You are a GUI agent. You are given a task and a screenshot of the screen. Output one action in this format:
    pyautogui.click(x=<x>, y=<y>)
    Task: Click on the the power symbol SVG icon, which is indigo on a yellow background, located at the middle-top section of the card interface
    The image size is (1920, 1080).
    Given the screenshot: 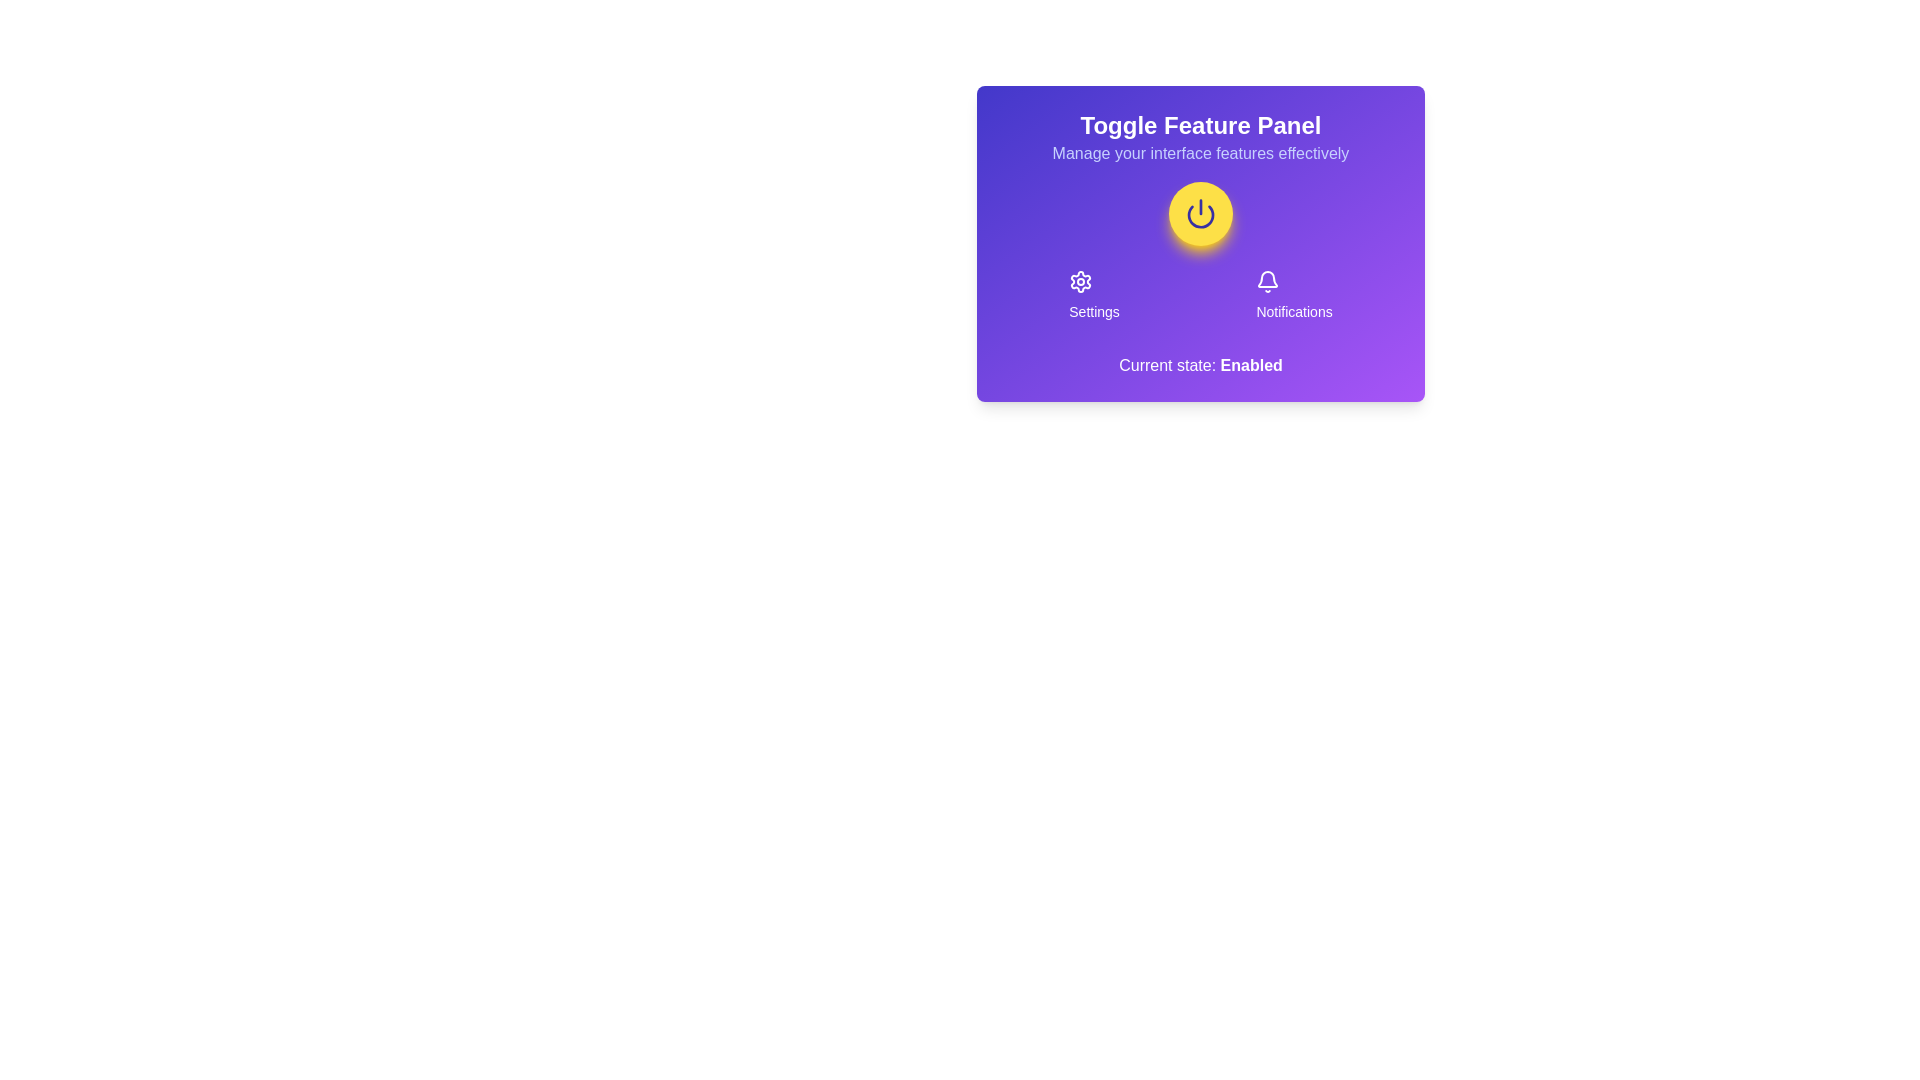 What is the action you would take?
    pyautogui.click(x=1200, y=213)
    